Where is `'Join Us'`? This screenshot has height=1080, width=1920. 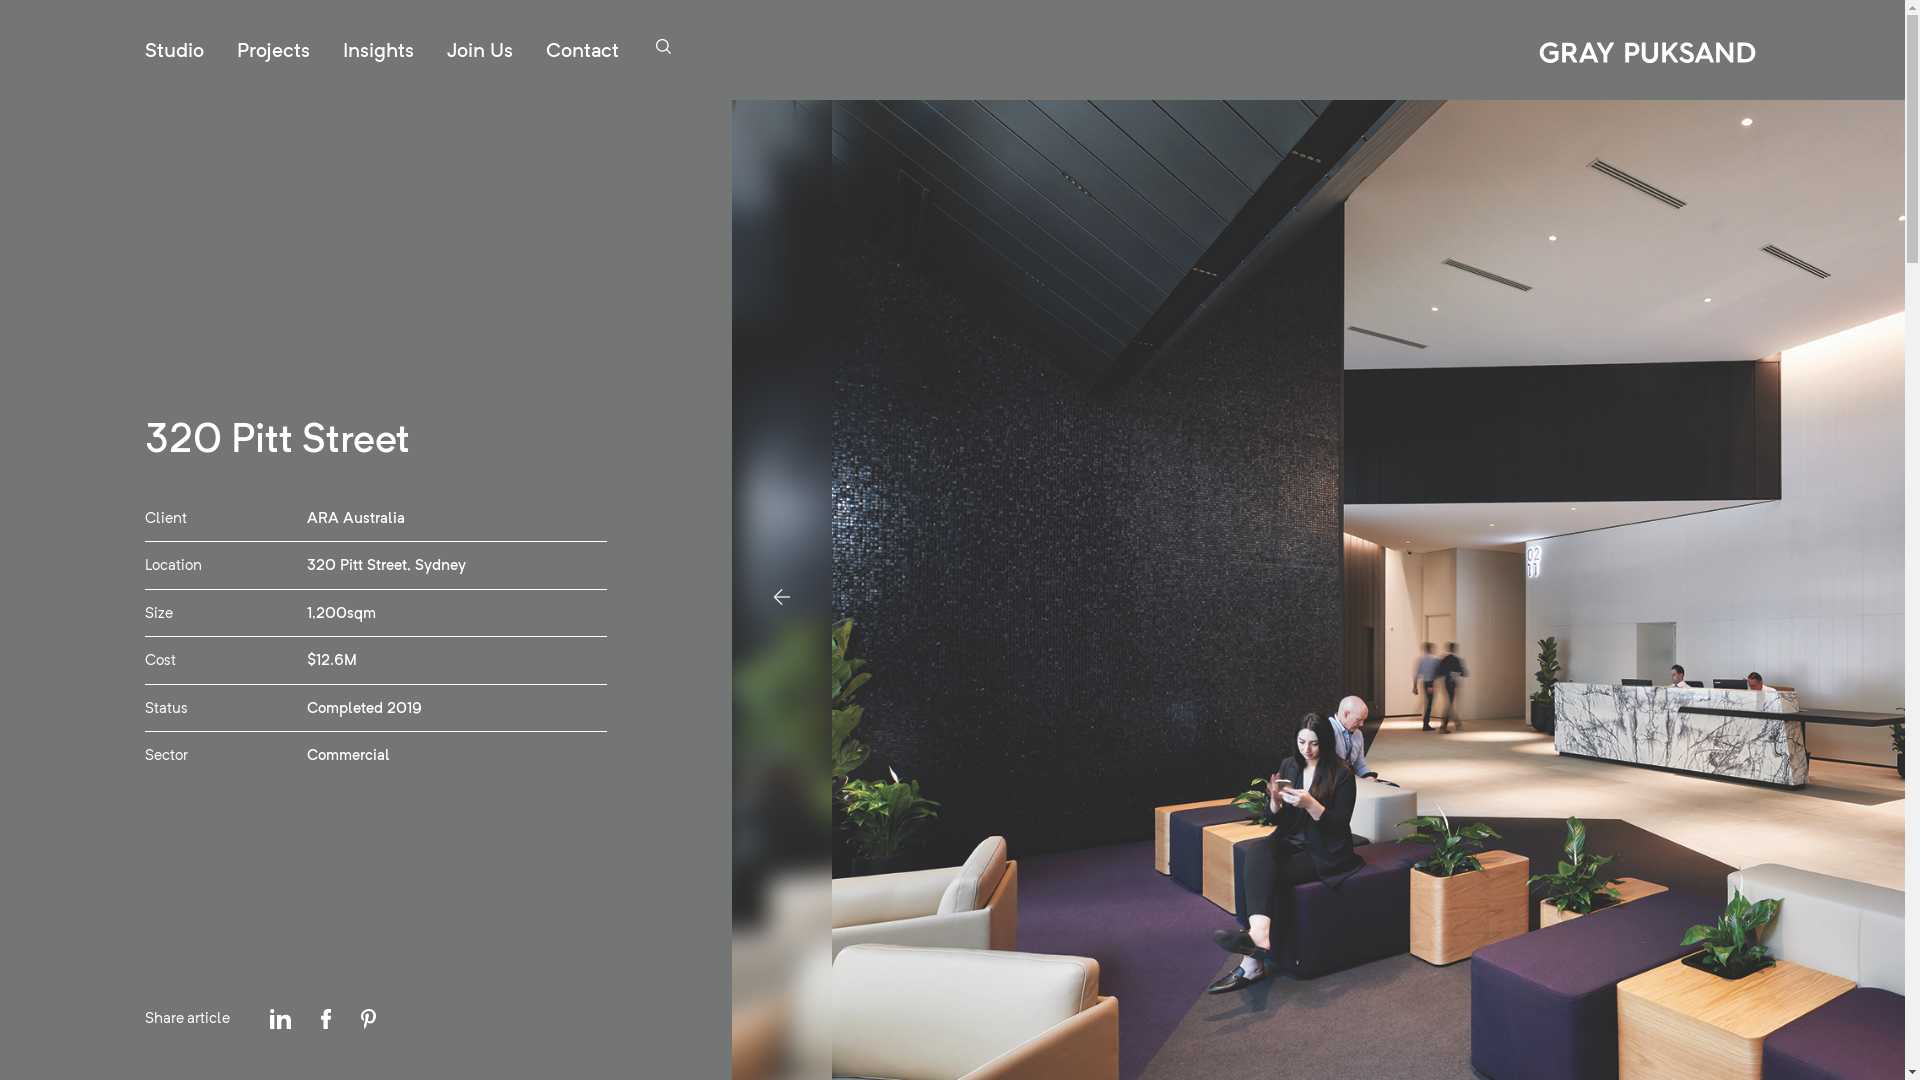
'Join Us' is located at coordinates (480, 49).